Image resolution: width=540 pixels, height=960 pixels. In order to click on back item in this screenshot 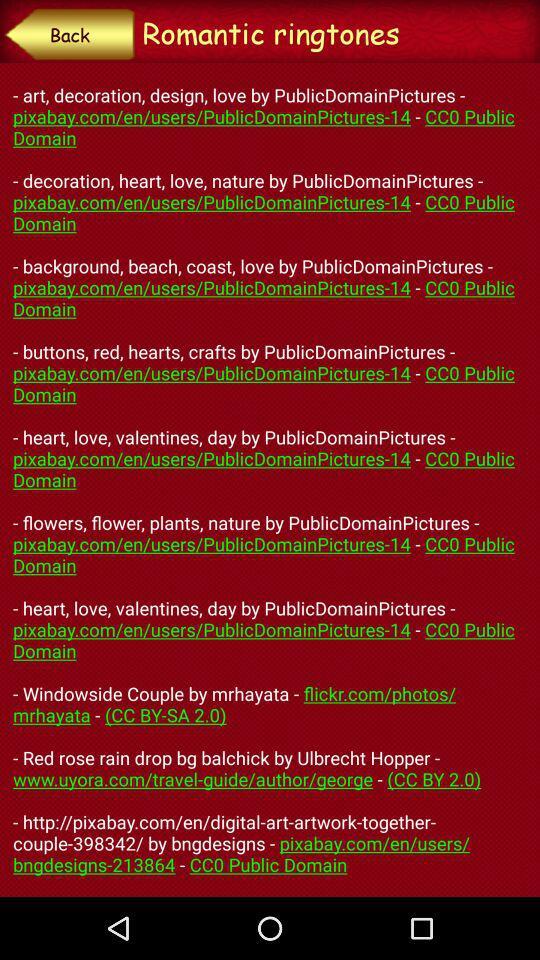, I will do `click(68, 33)`.